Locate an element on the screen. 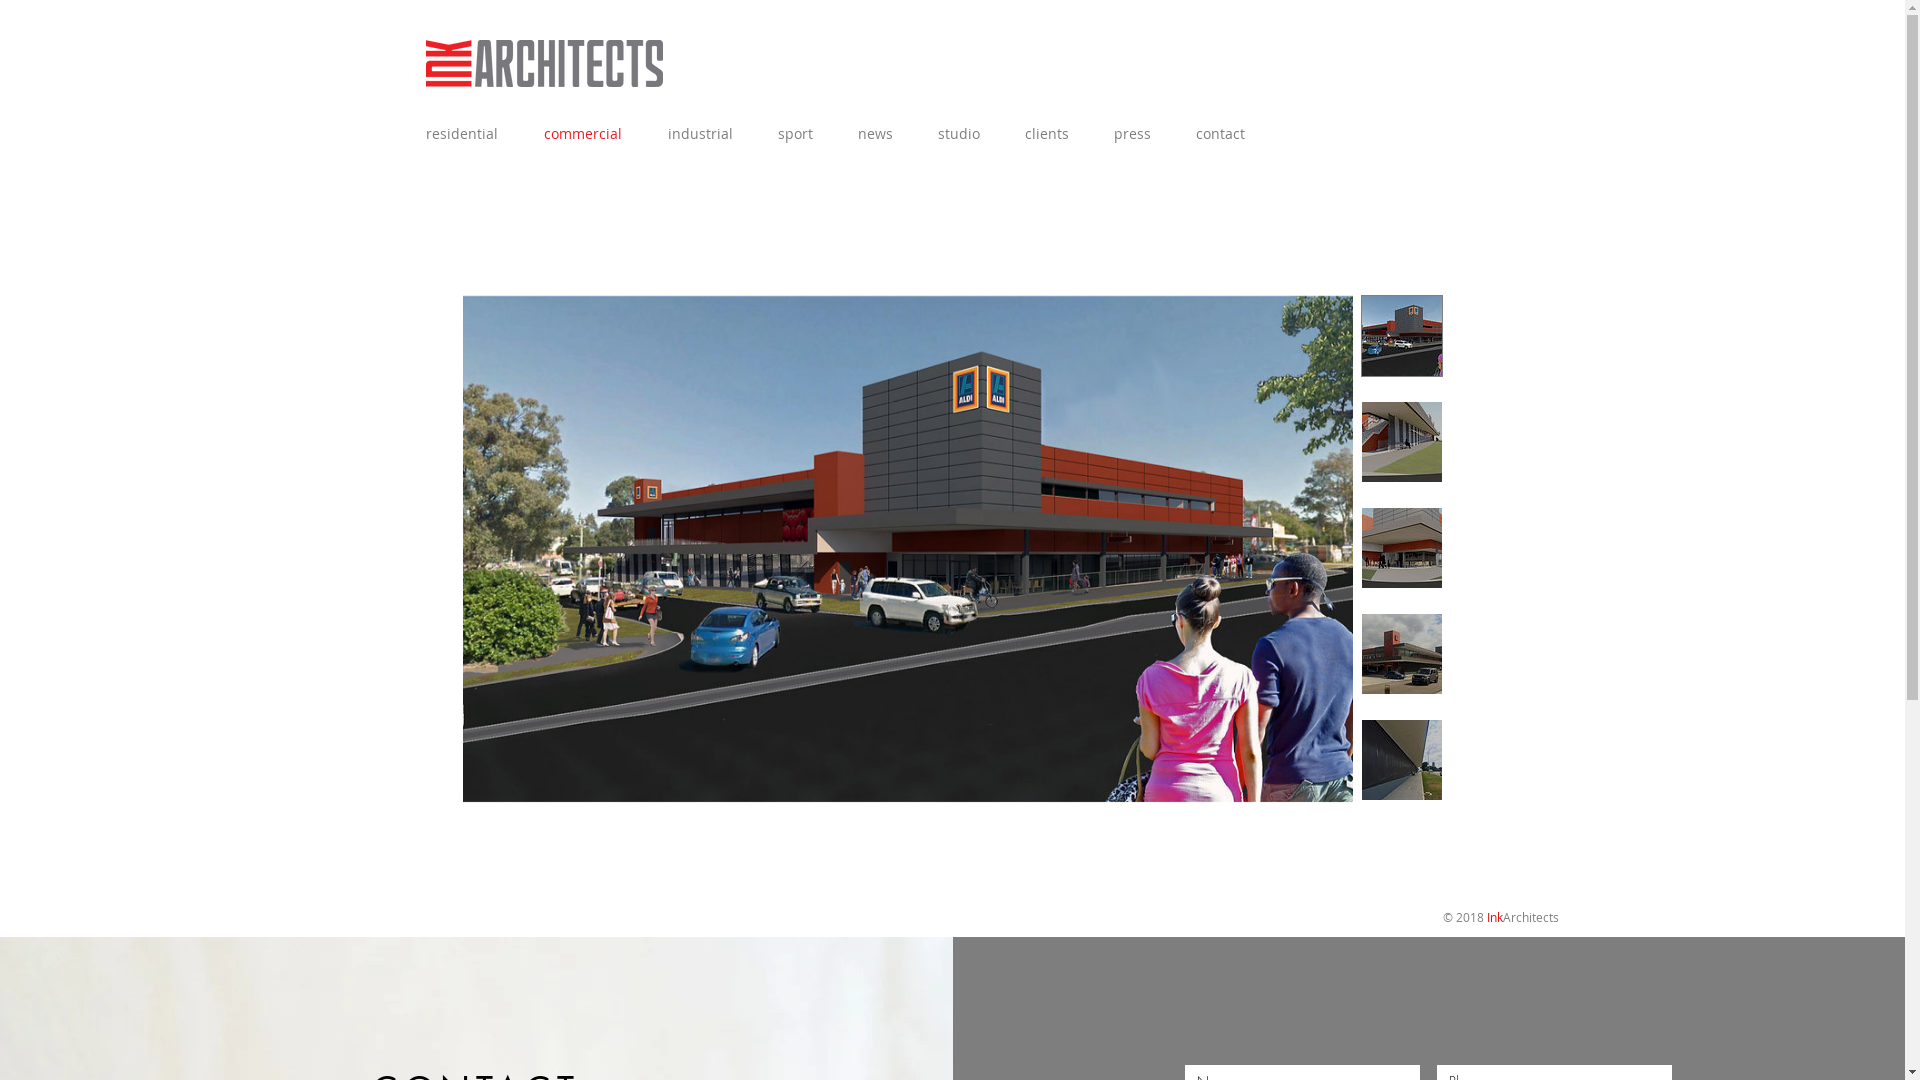 Image resolution: width=1920 pixels, height=1080 pixels. 'commercial' is located at coordinates (588, 133).